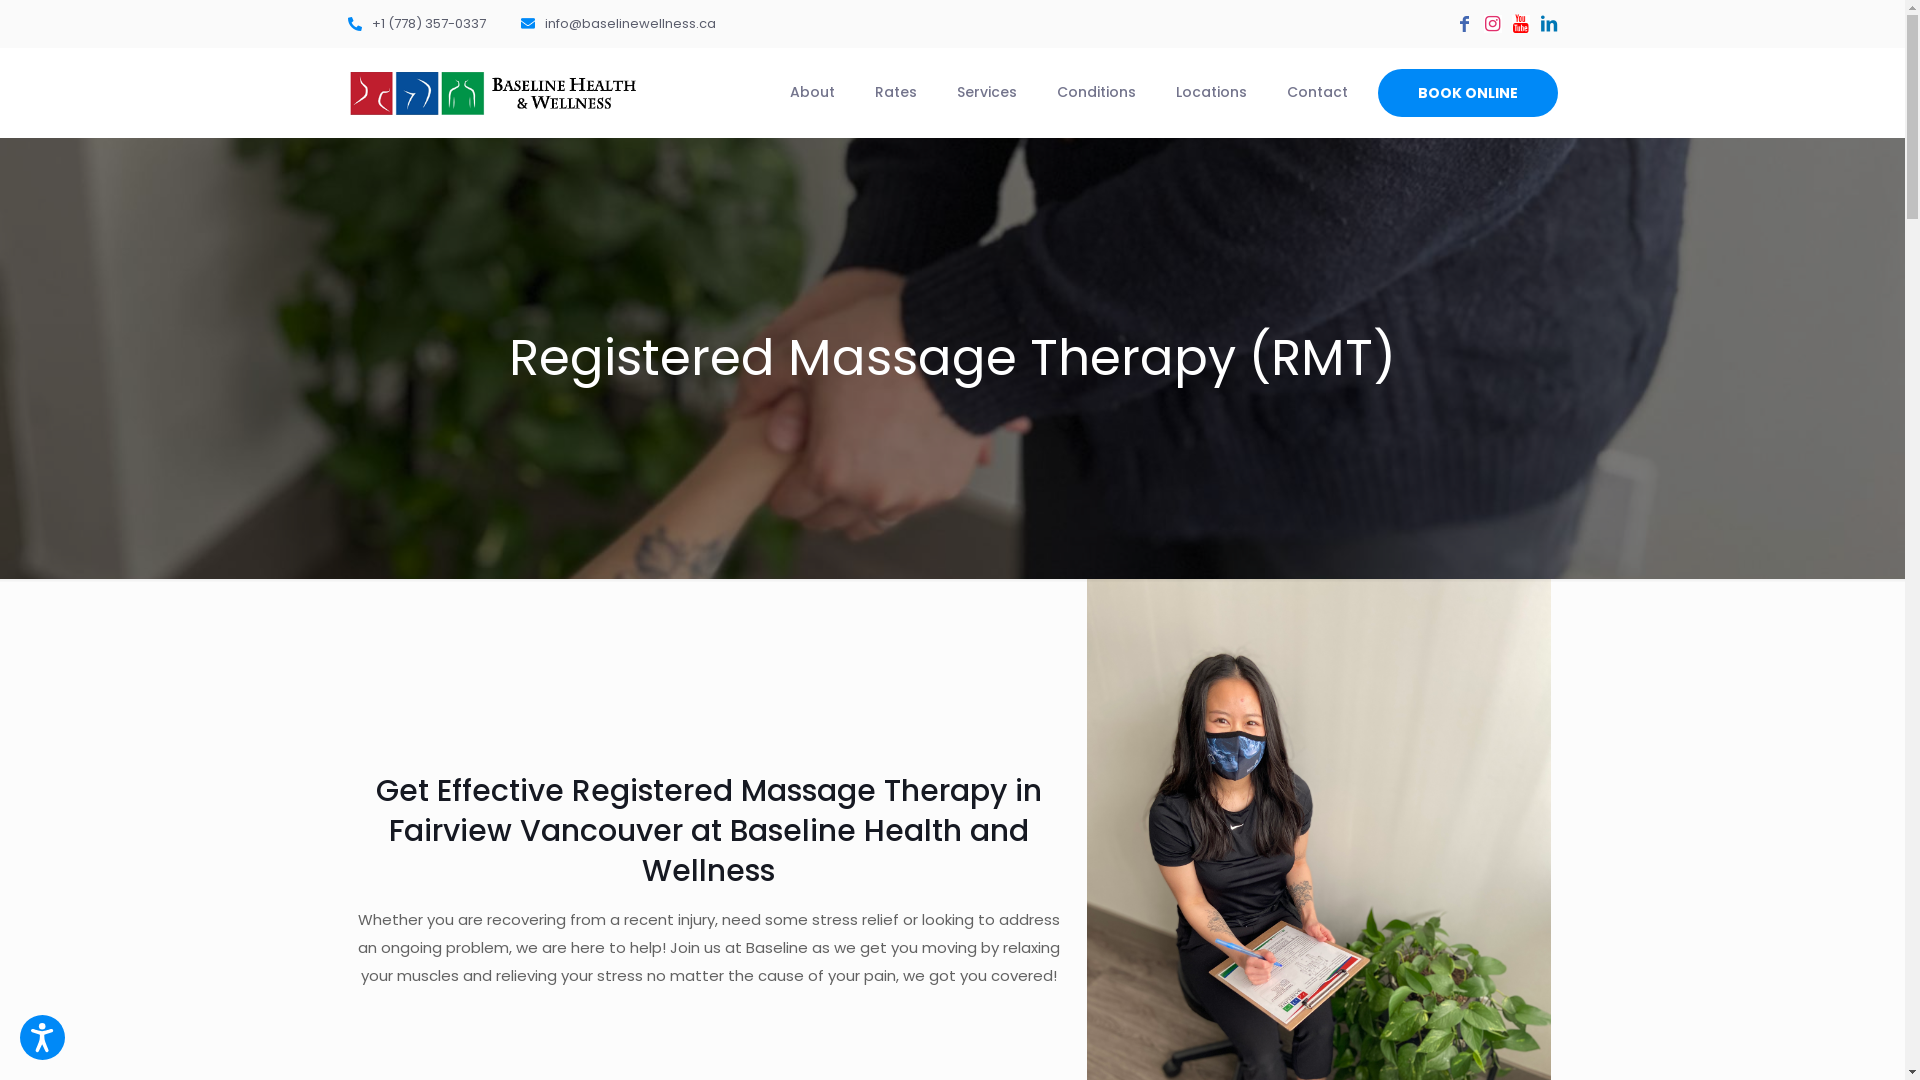 The image size is (1920, 1080). What do you see at coordinates (1210, 92) in the screenshot?
I see `'Locations'` at bounding box center [1210, 92].